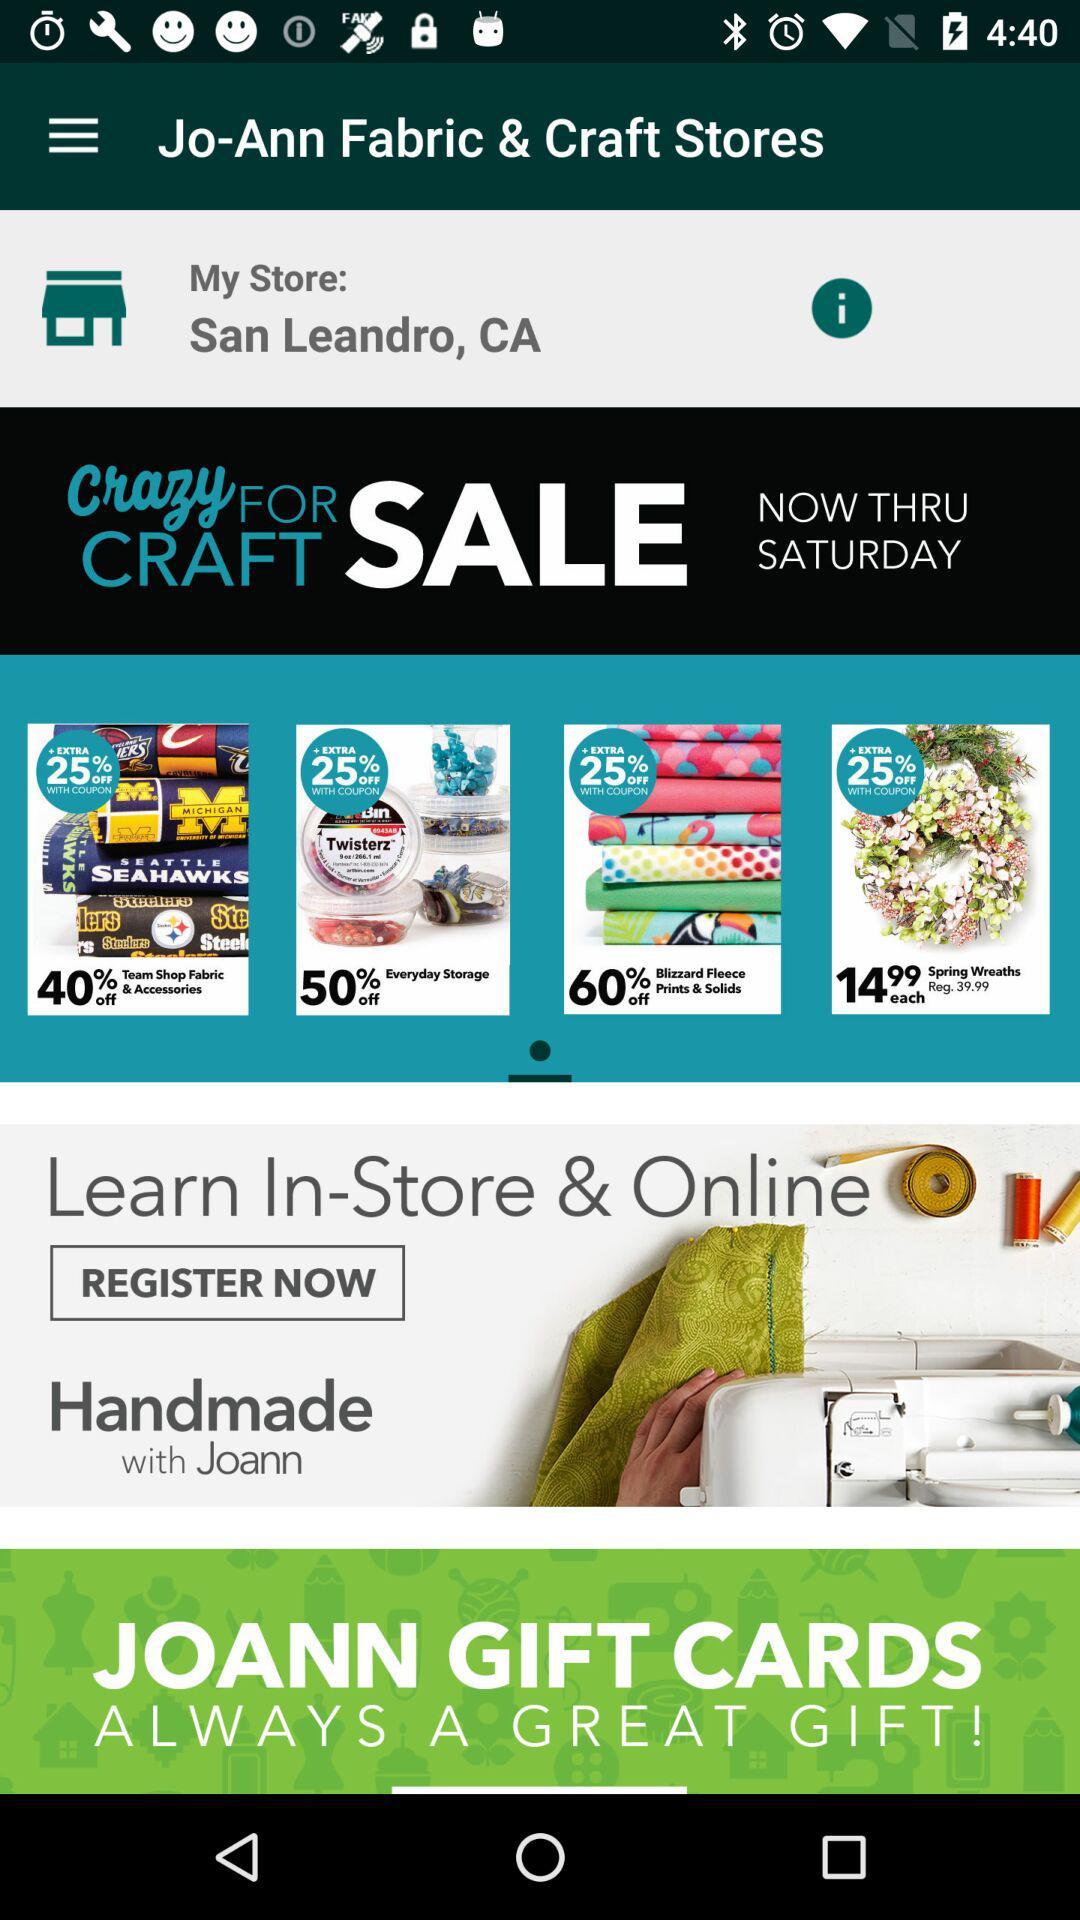 This screenshot has width=1080, height=1920. What do you see at coordinates (841, 307) in the screenshot?
I see `icon to the right of the san leandro, ca item` at bounding box center [841, 307].